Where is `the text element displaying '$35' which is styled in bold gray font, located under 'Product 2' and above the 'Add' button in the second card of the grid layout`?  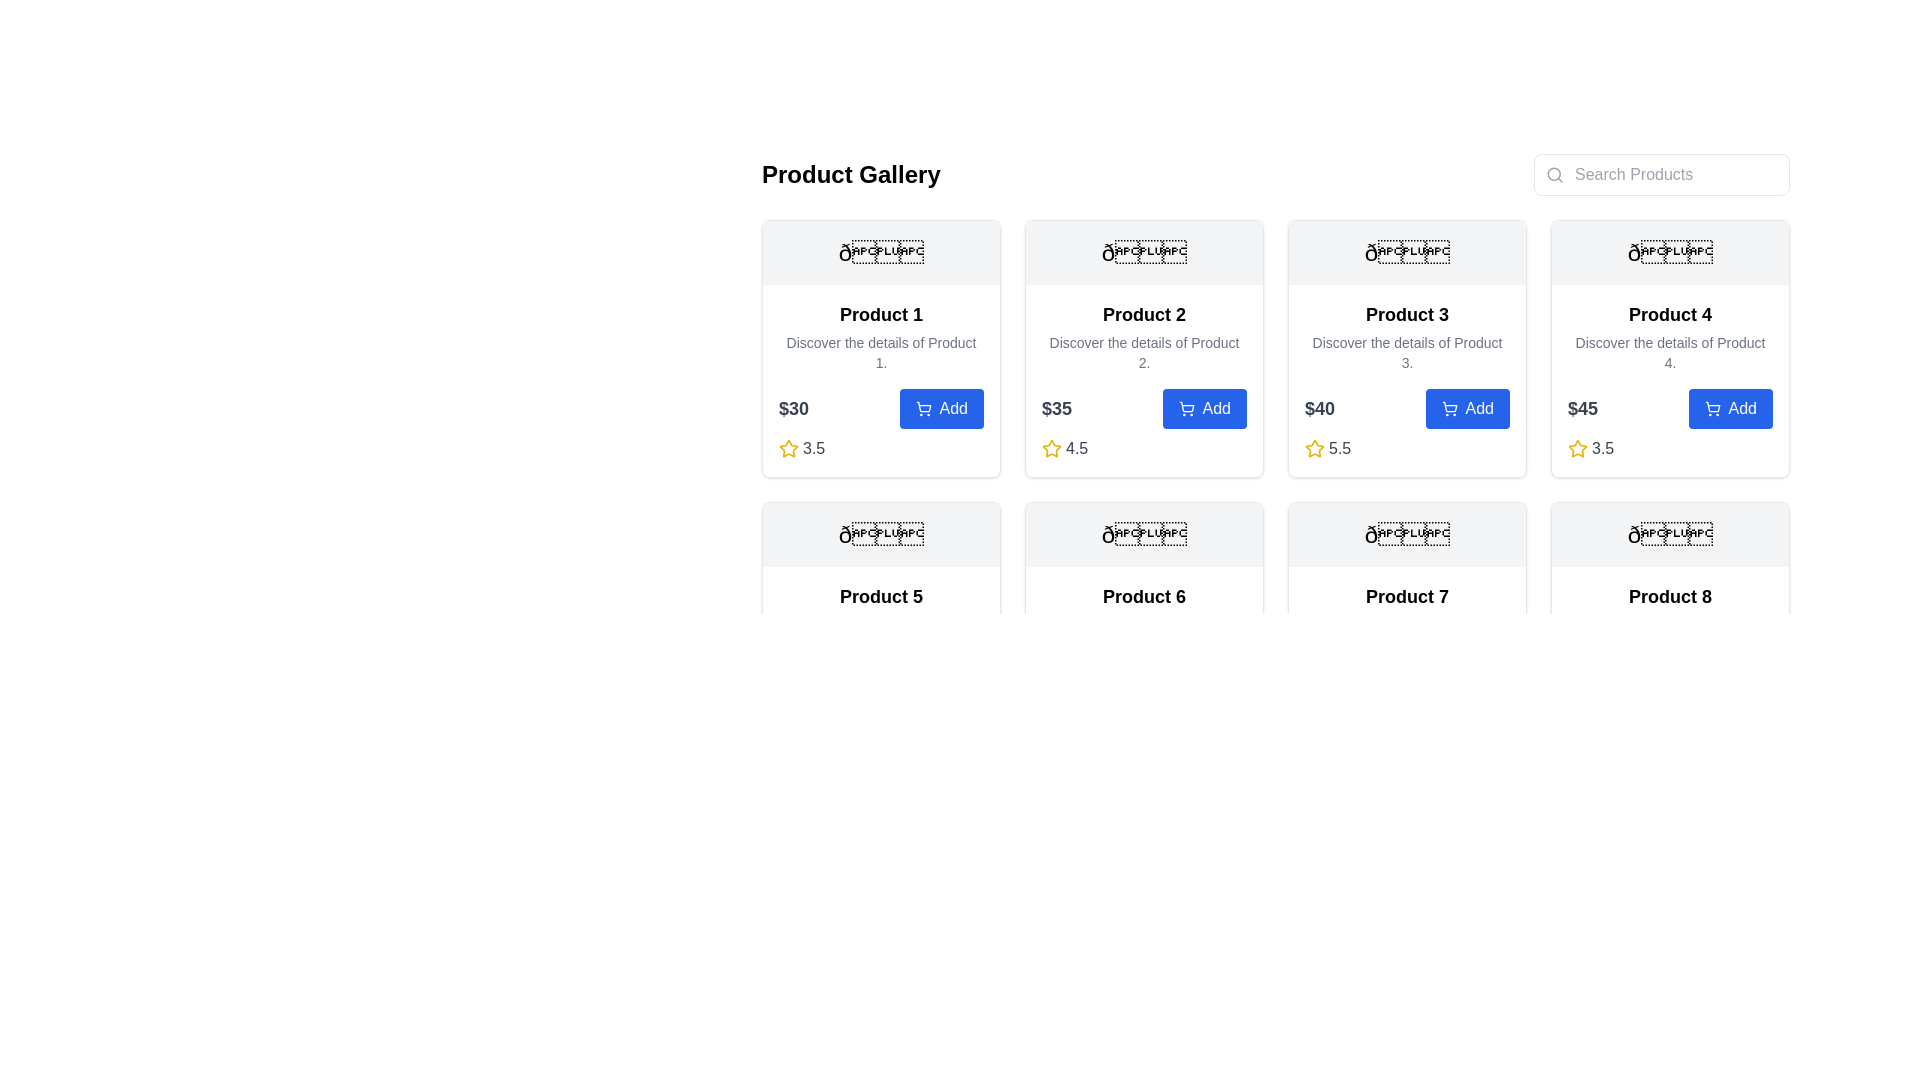 the text element displaying '$35' which is styled in bold gray font, located under 'Product 2' and above the 'Add' button in the second card of the grid layout is located at coordinates (1055, 407).